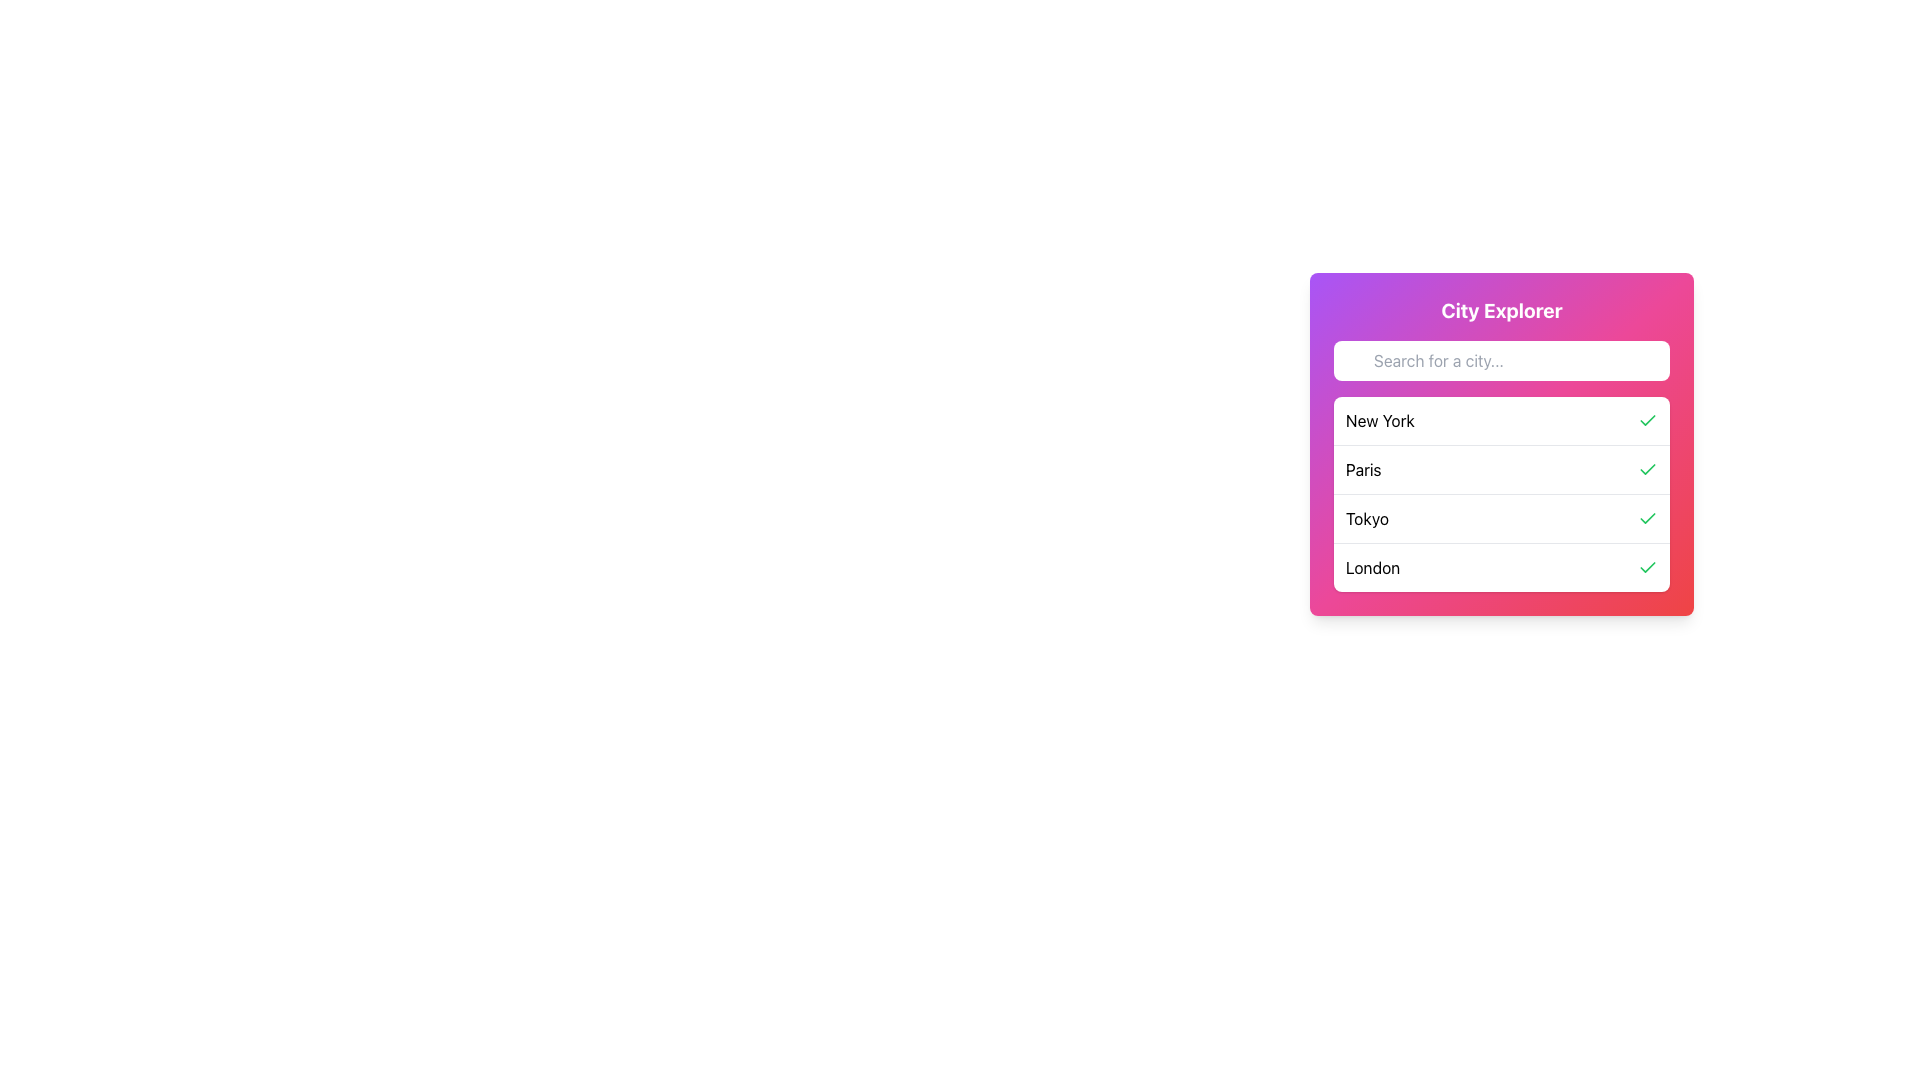 This screenshot has height=1080, width=1920. I want to click on the selectable list item labeled 'Paris', which is the second item in a vertical list of four items, so click(1502, 469).